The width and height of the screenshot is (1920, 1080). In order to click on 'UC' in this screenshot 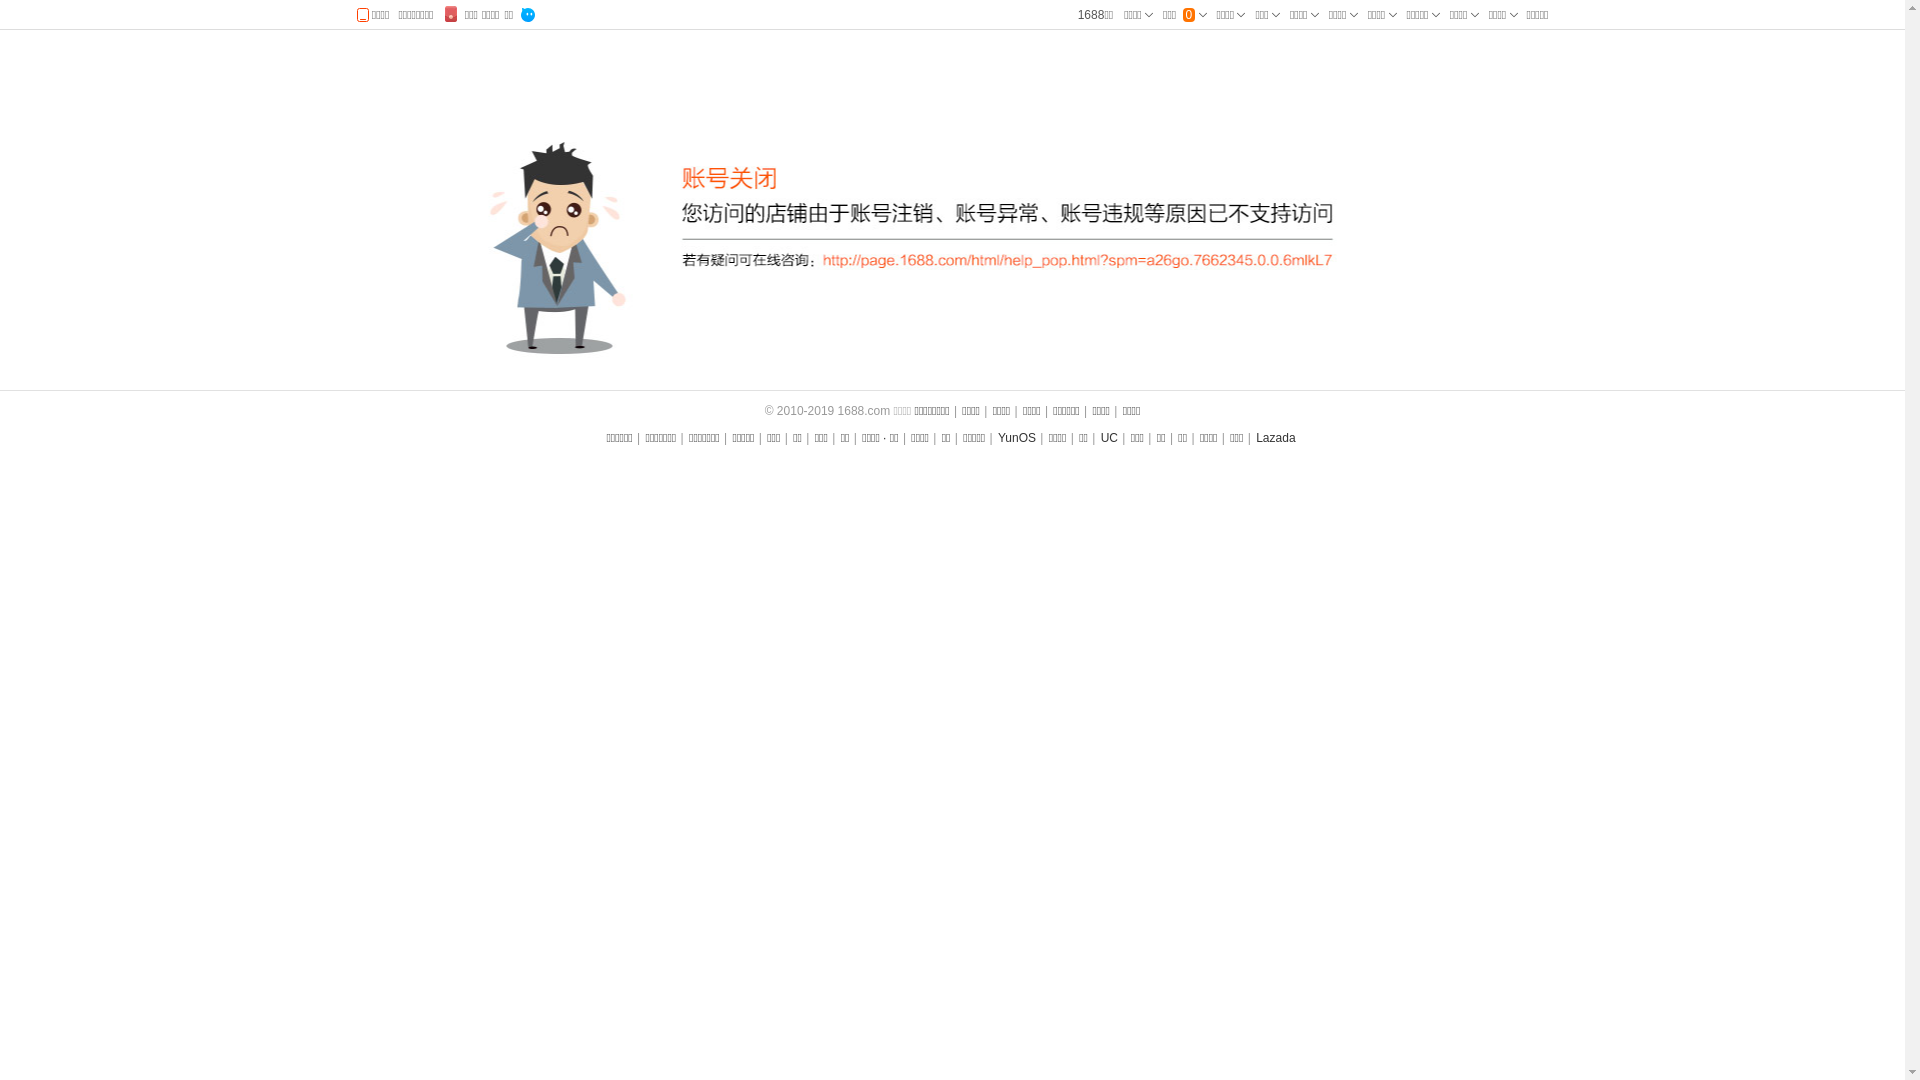, I will do `click(1108, 437)`.